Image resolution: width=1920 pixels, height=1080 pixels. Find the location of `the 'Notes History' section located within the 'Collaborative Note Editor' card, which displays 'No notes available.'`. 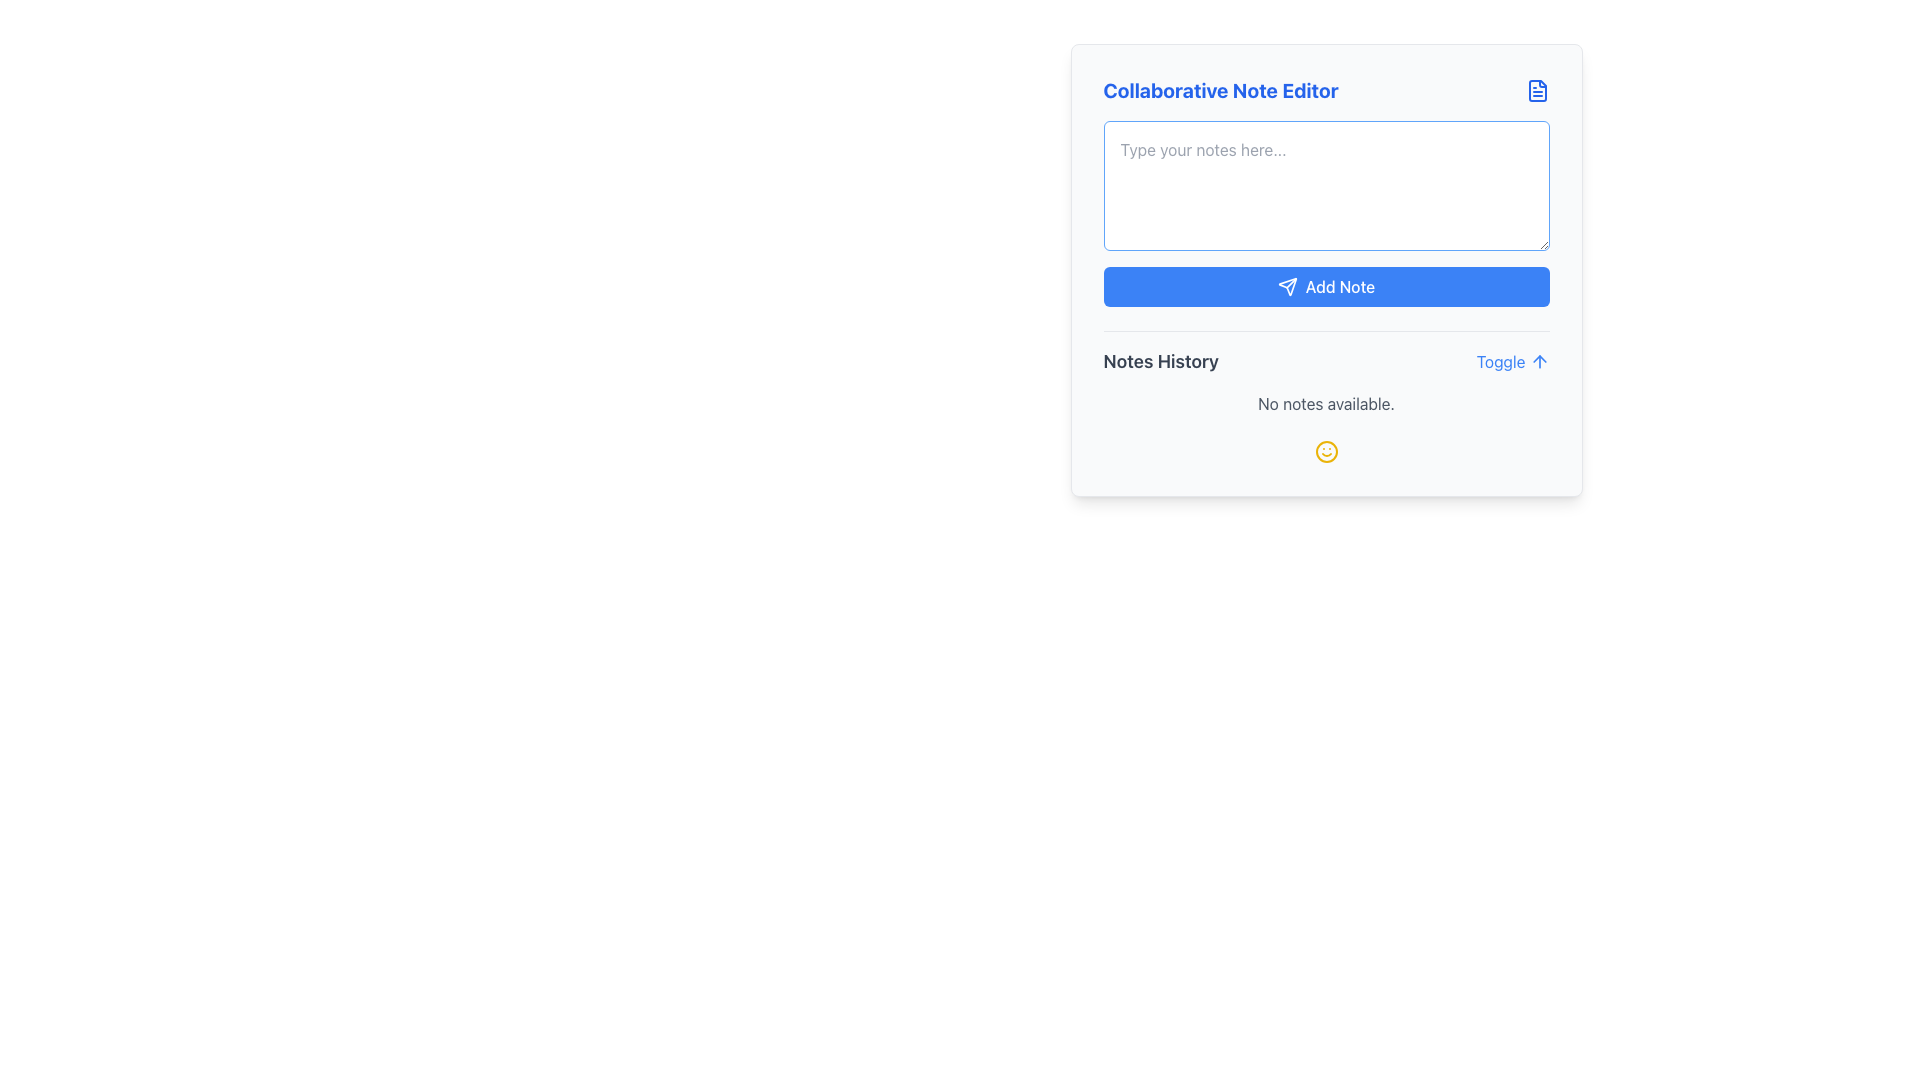

the 'Notes History' section located within the 'Collaborative Note Editor' card, which displays 'No notes available.' is located at coordinates (1326, 373).